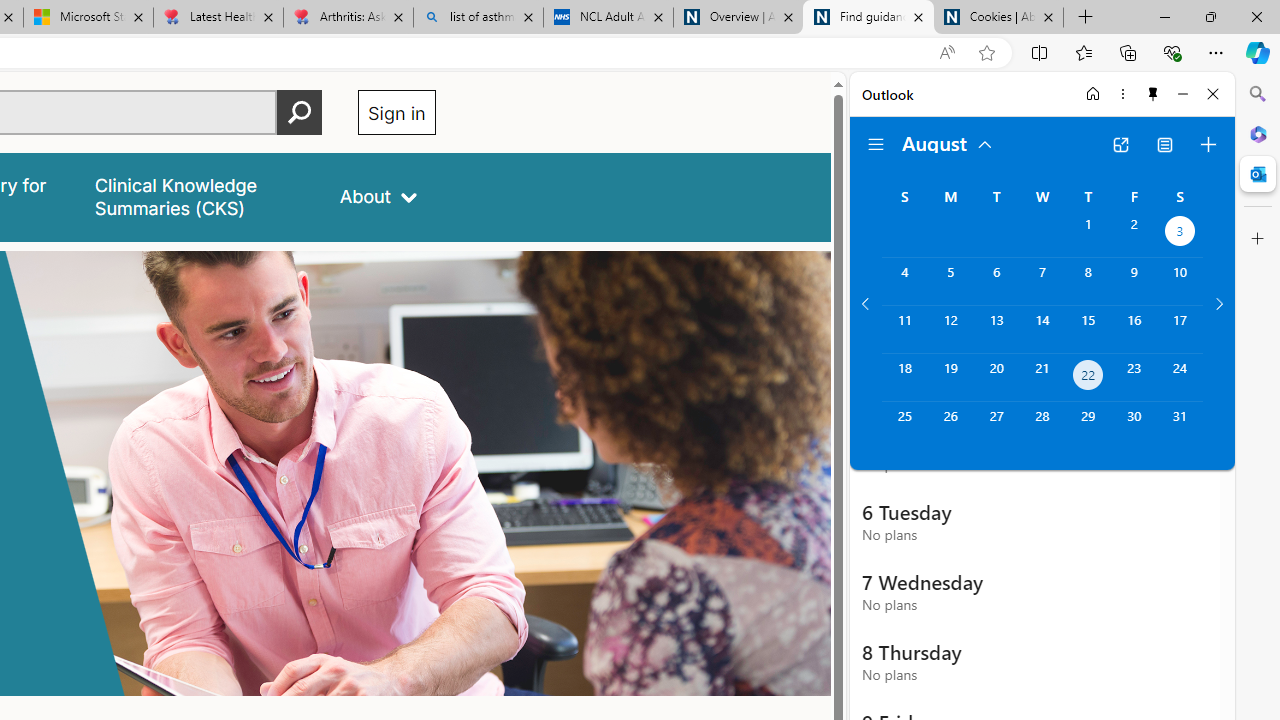  I want to click on 'Unpin side pane', so click(1153, 93).